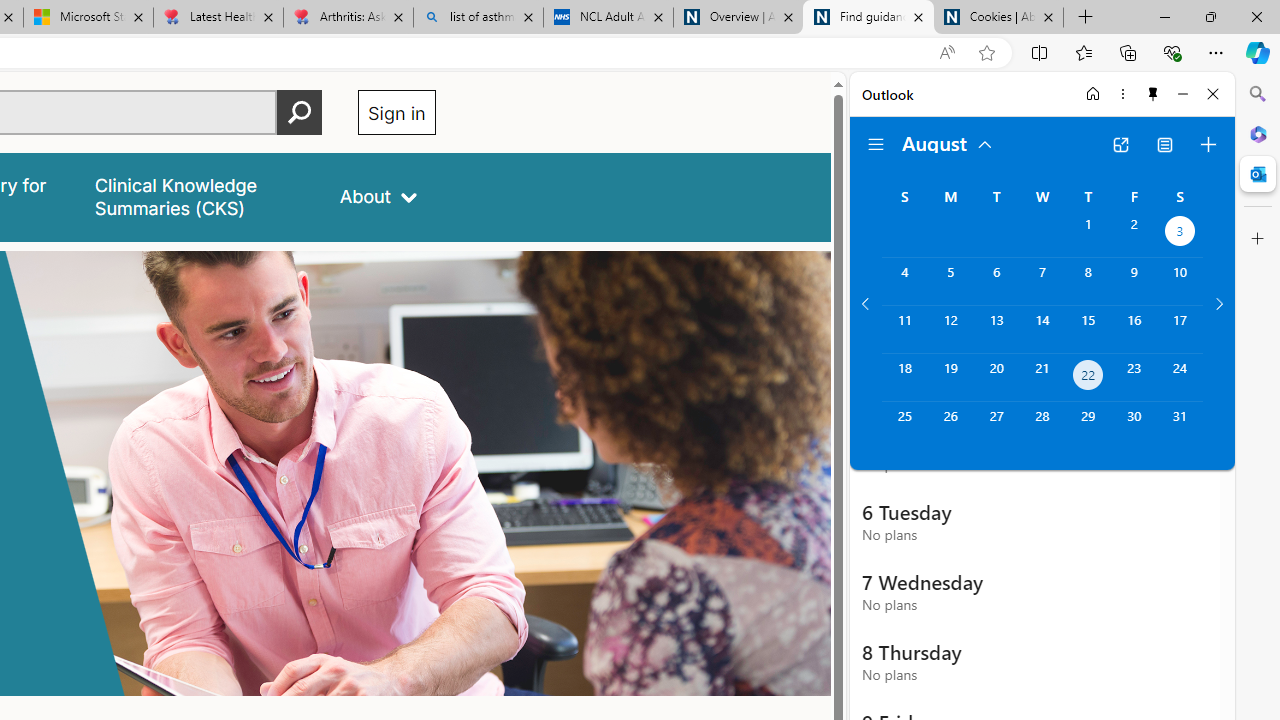  I want to click on 'Unpin side pane', so click(1153, 93).